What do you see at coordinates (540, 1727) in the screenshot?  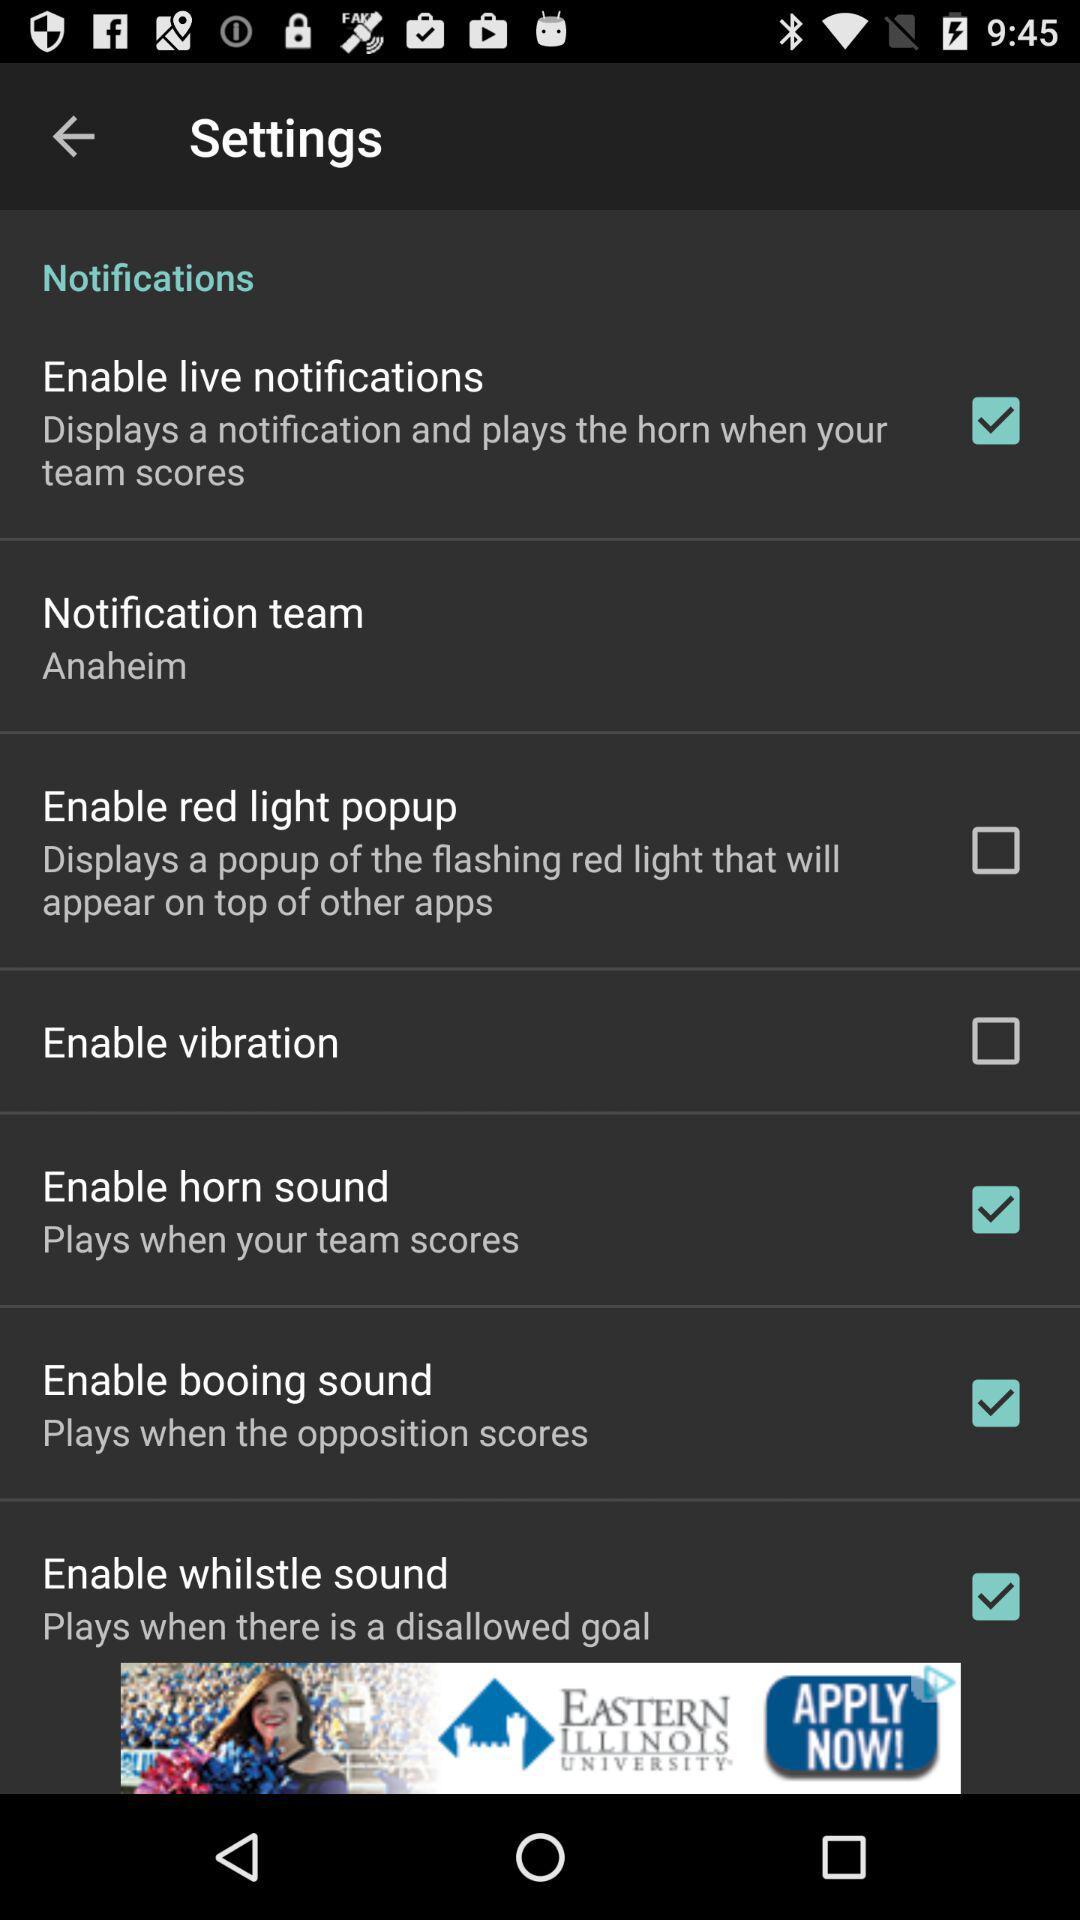 I see `look at the advertisement` at bounding box center [540, 1727].